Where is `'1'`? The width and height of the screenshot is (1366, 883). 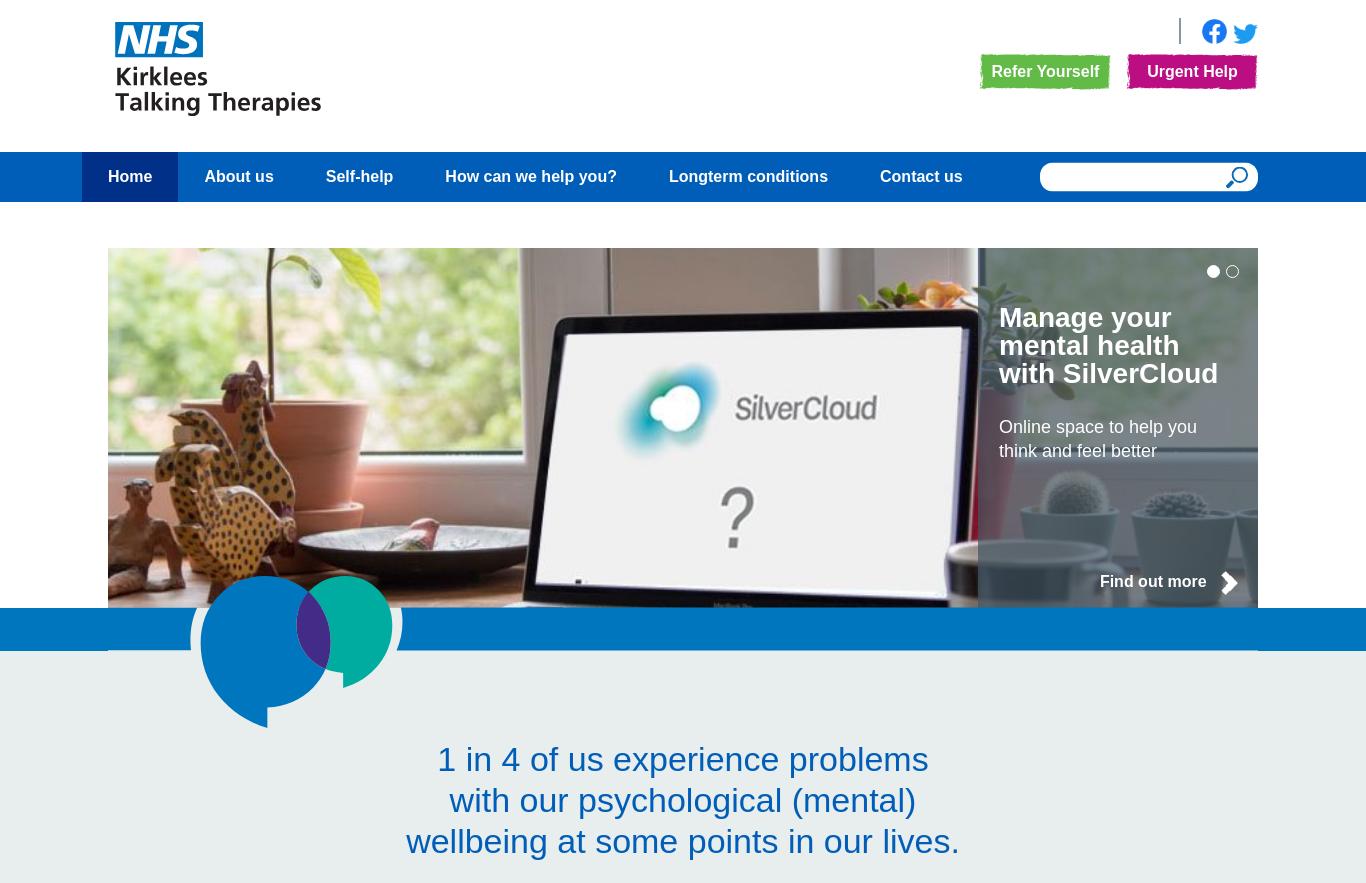 '1' is located at coordinates (1207, 276).